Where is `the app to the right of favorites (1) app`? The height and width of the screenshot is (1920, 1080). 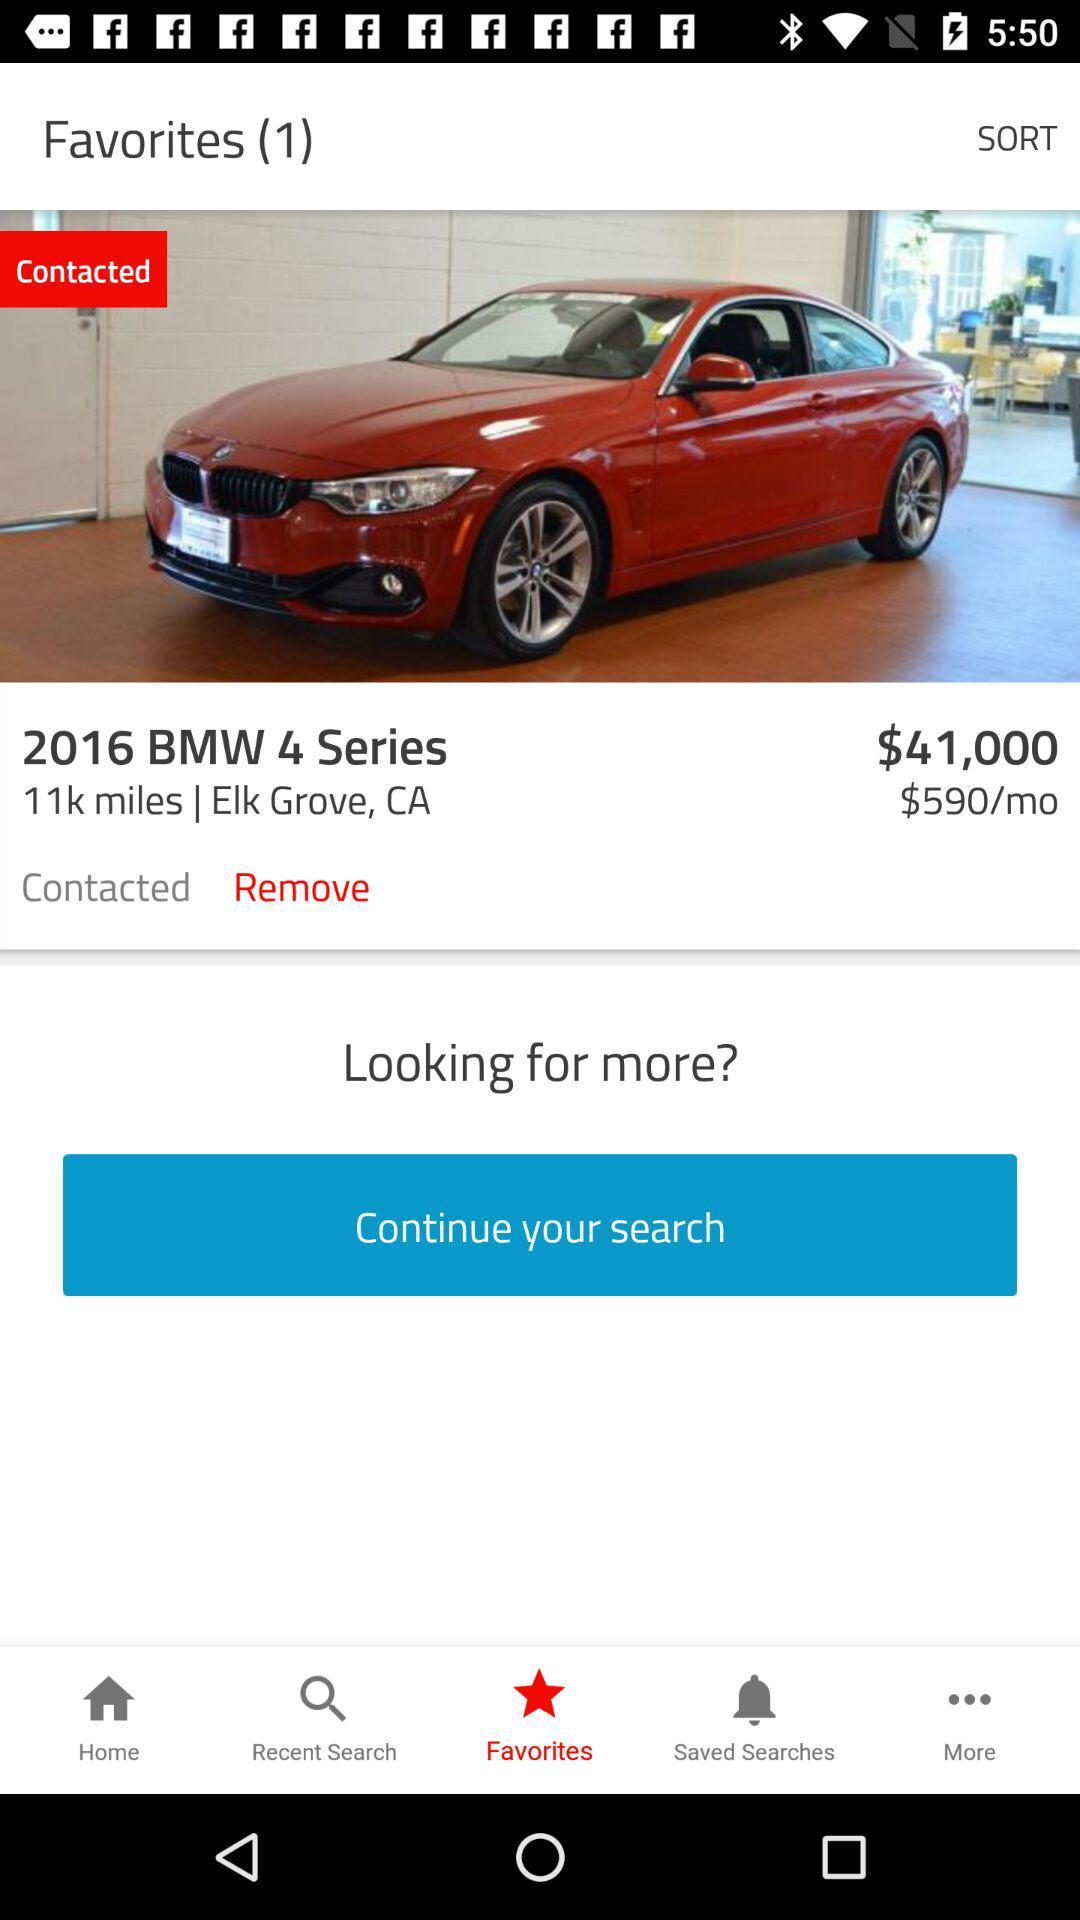
the app to the right of favorites (1) app is located at coordinates (1017, 135).